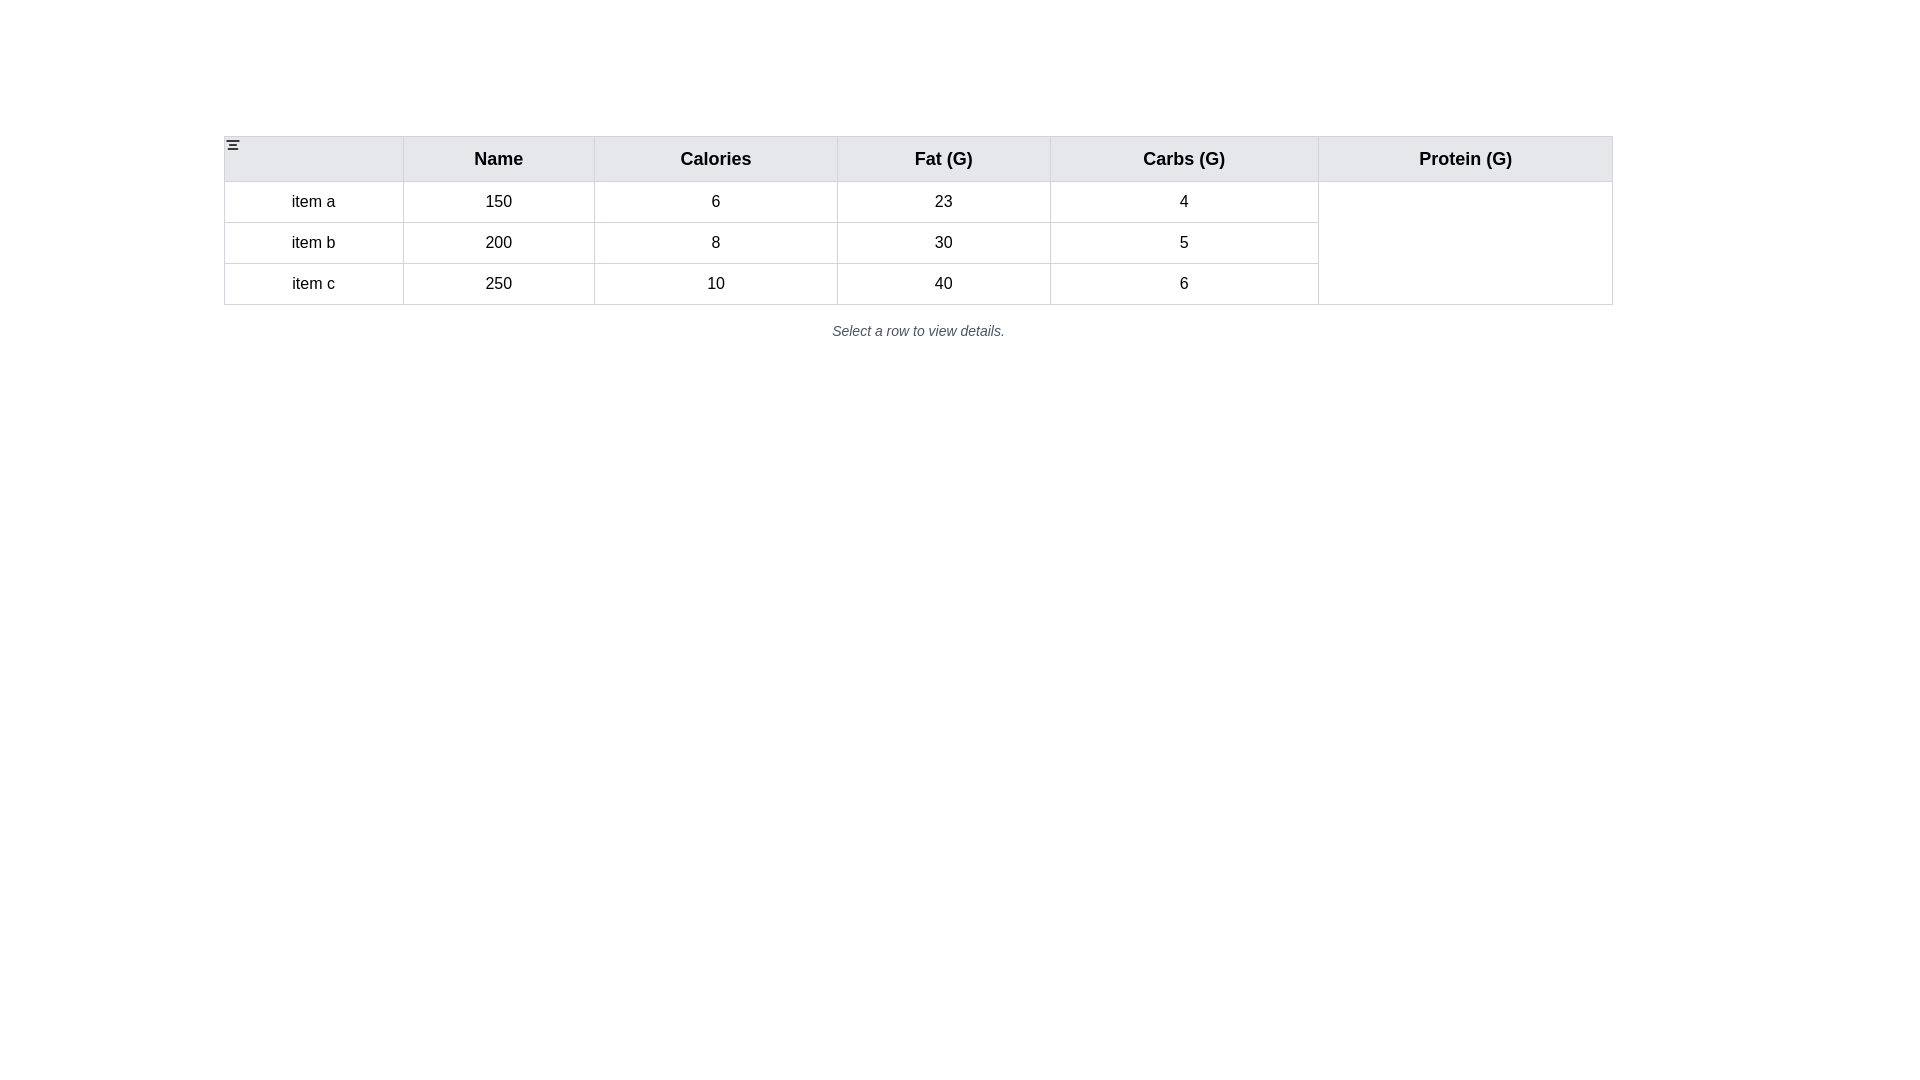 This screenshot has height=1080, width=1920. What do you see at coordinates (232, 144) in the screenshot?
I see `the icon in the table header to observe its design and functionality` at bounding box center [232, 144].